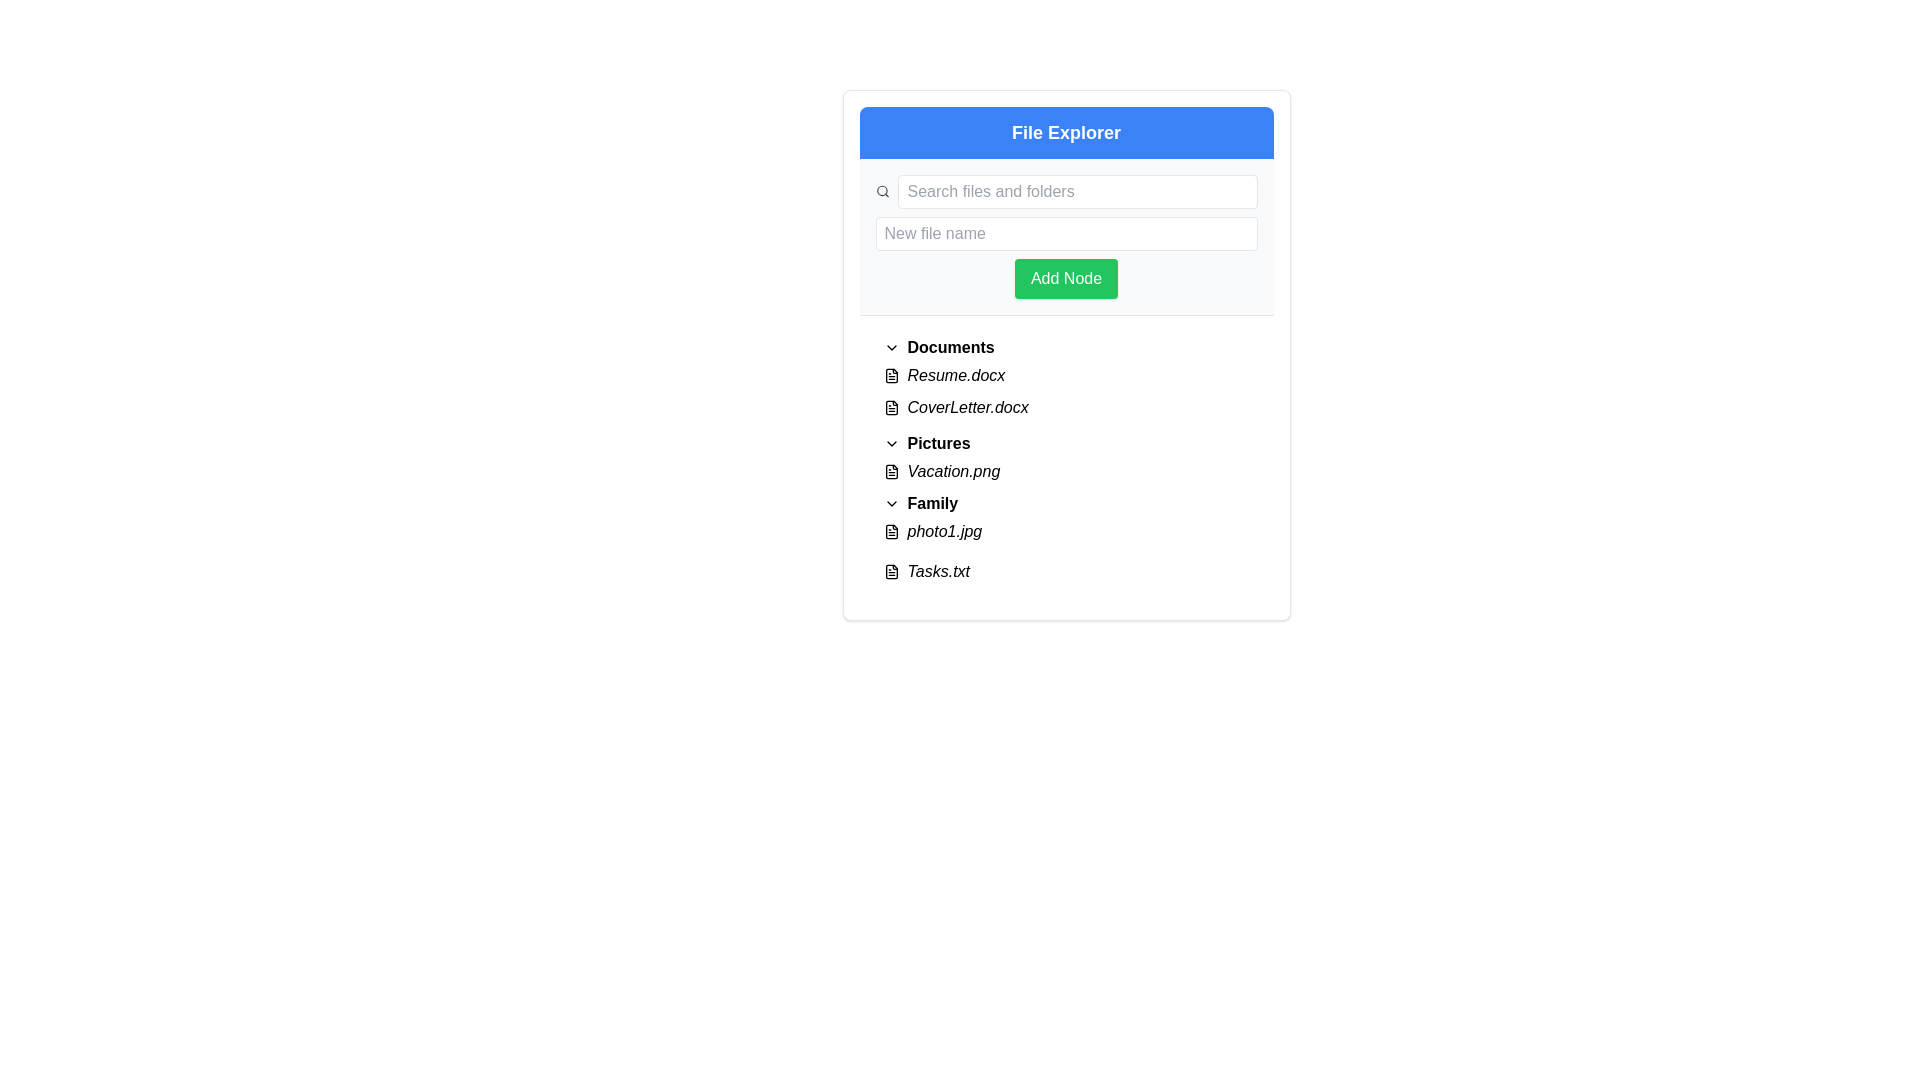 The width and height of the screenshot is (1920, 1080). What do you see at coordinates (943, 531) in the screenshot?
I see `the text label representing the file name 'photo1.jpg' in the 'Family' folder of the file explorer interface` at bounding box center [943, 531].